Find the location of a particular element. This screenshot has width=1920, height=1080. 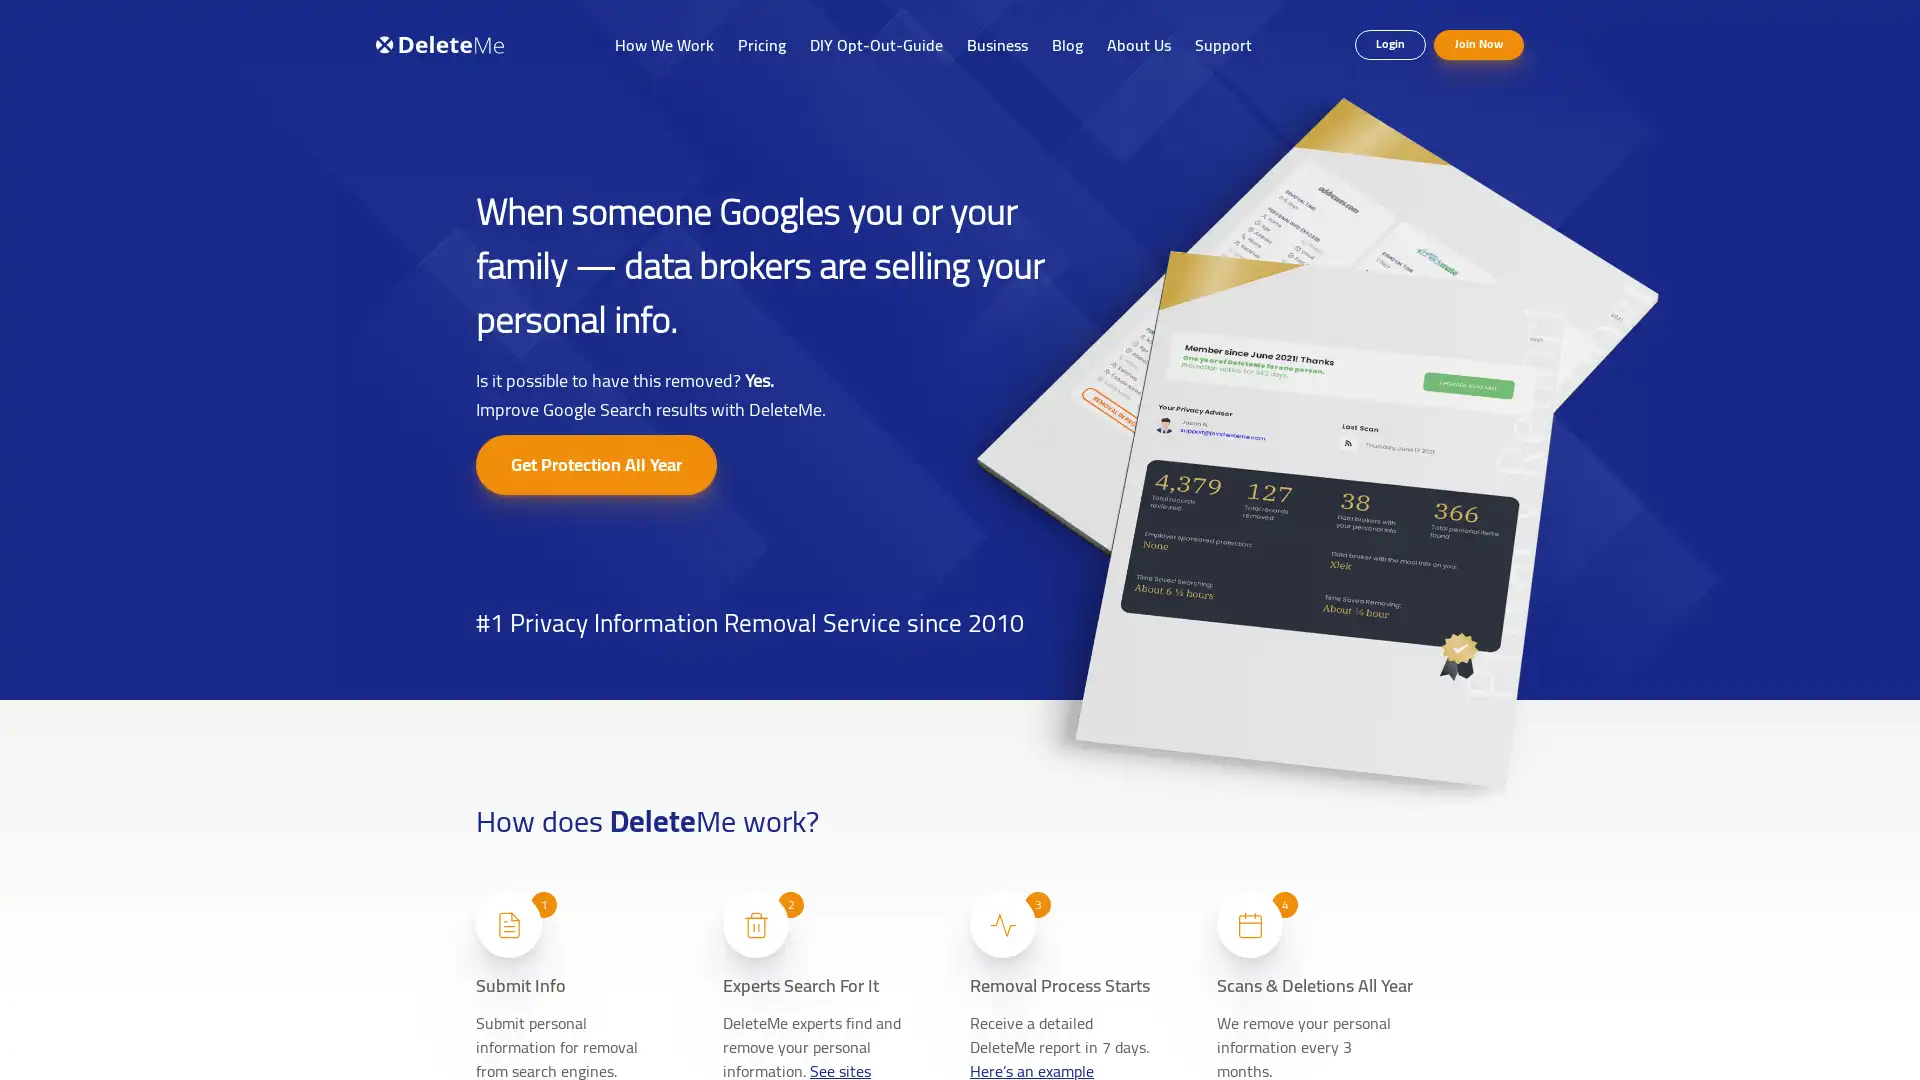

Get Protection All Year is located at coordinates (595, 463).